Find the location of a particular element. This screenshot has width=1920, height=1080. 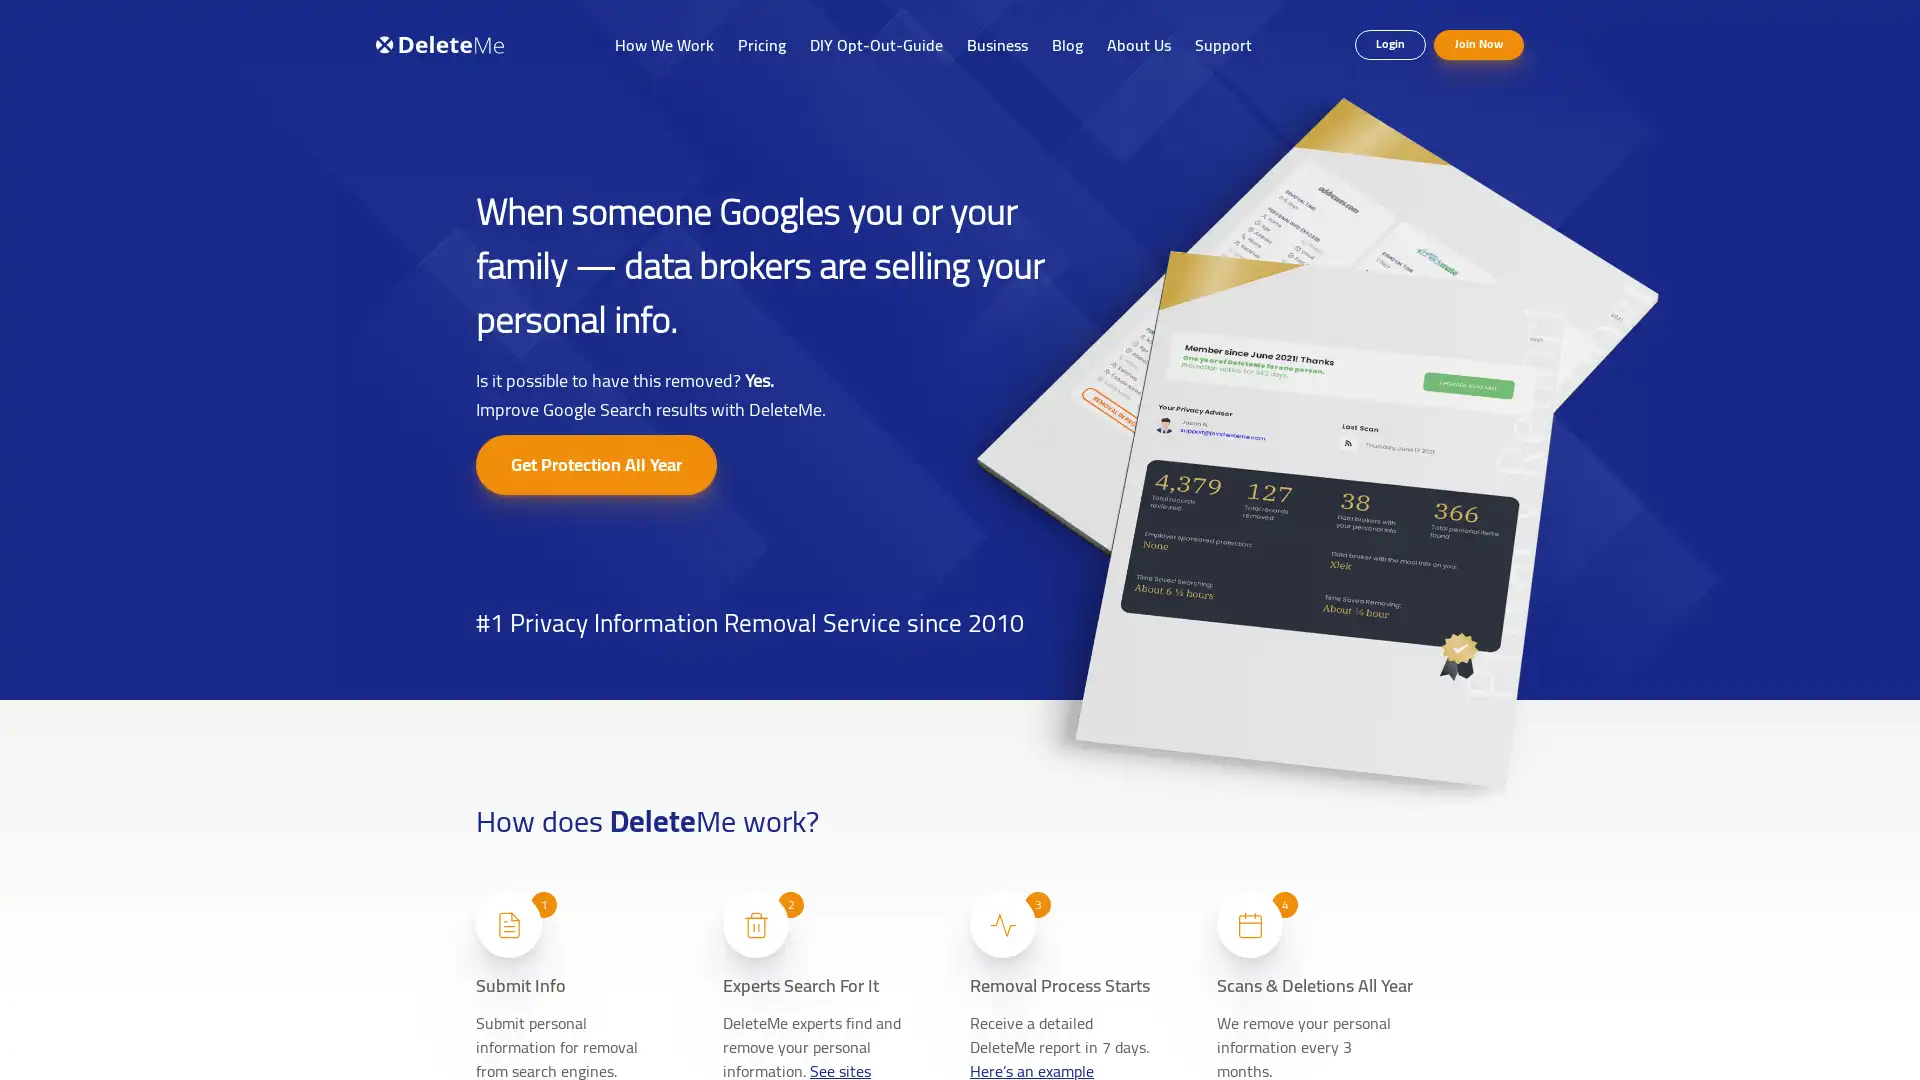

Get Protection All Year is located at coordinates (595, 463).